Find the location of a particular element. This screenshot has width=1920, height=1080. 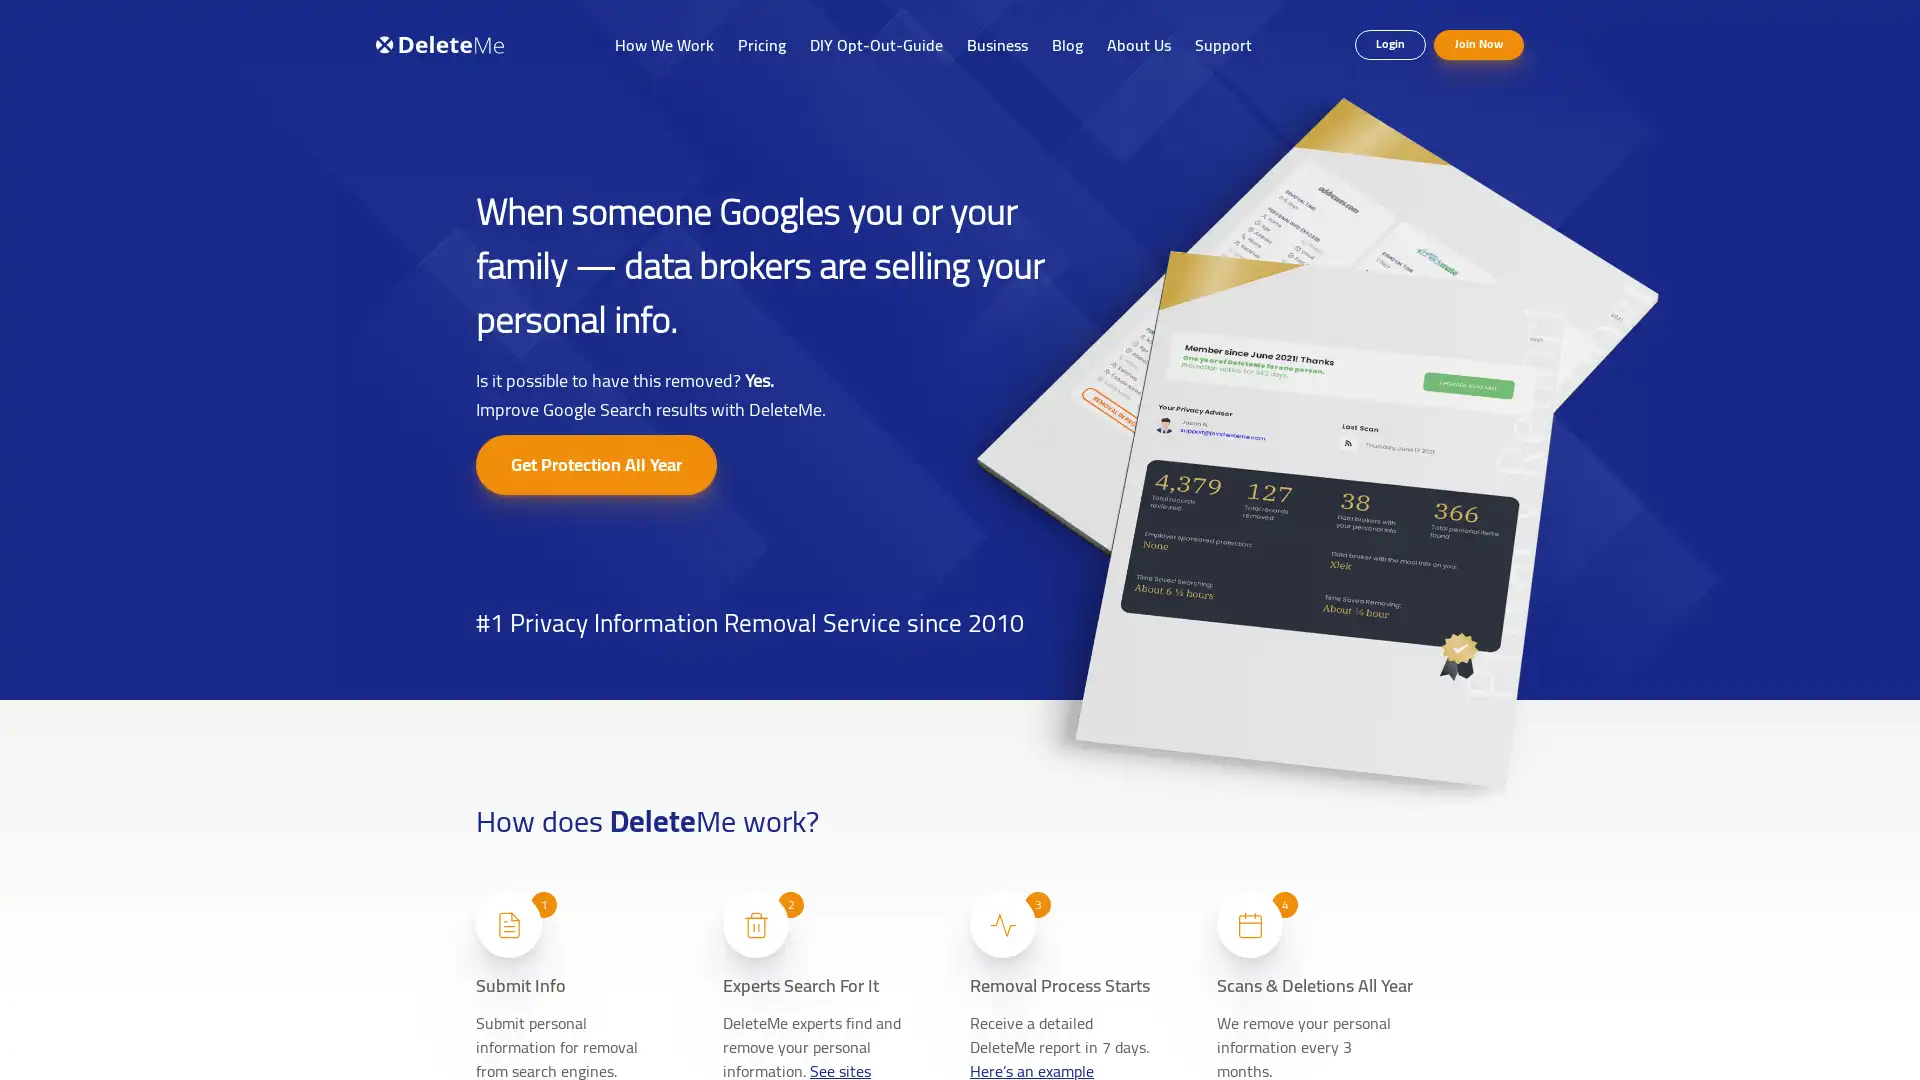

Get Protection All Year is located at coordinates (595, 463).